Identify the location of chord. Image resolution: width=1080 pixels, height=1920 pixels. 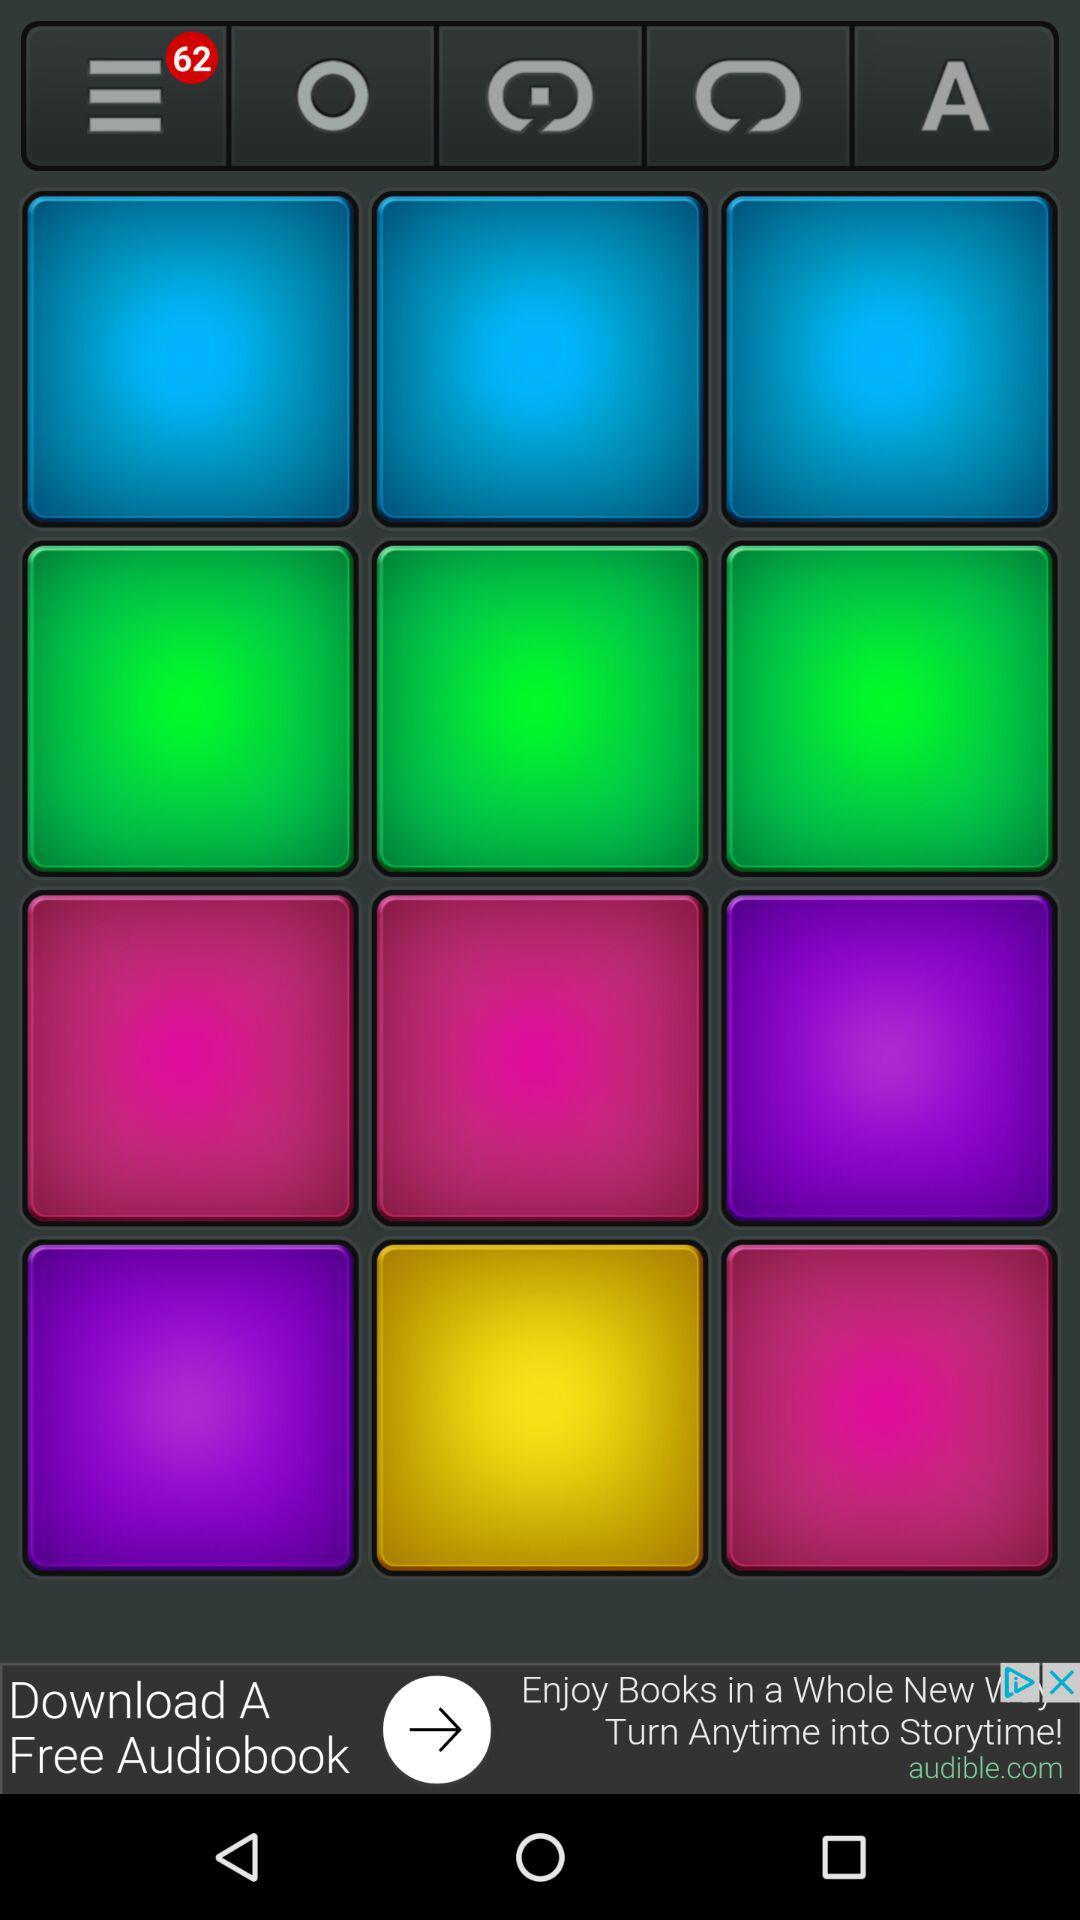
(888, 1406).